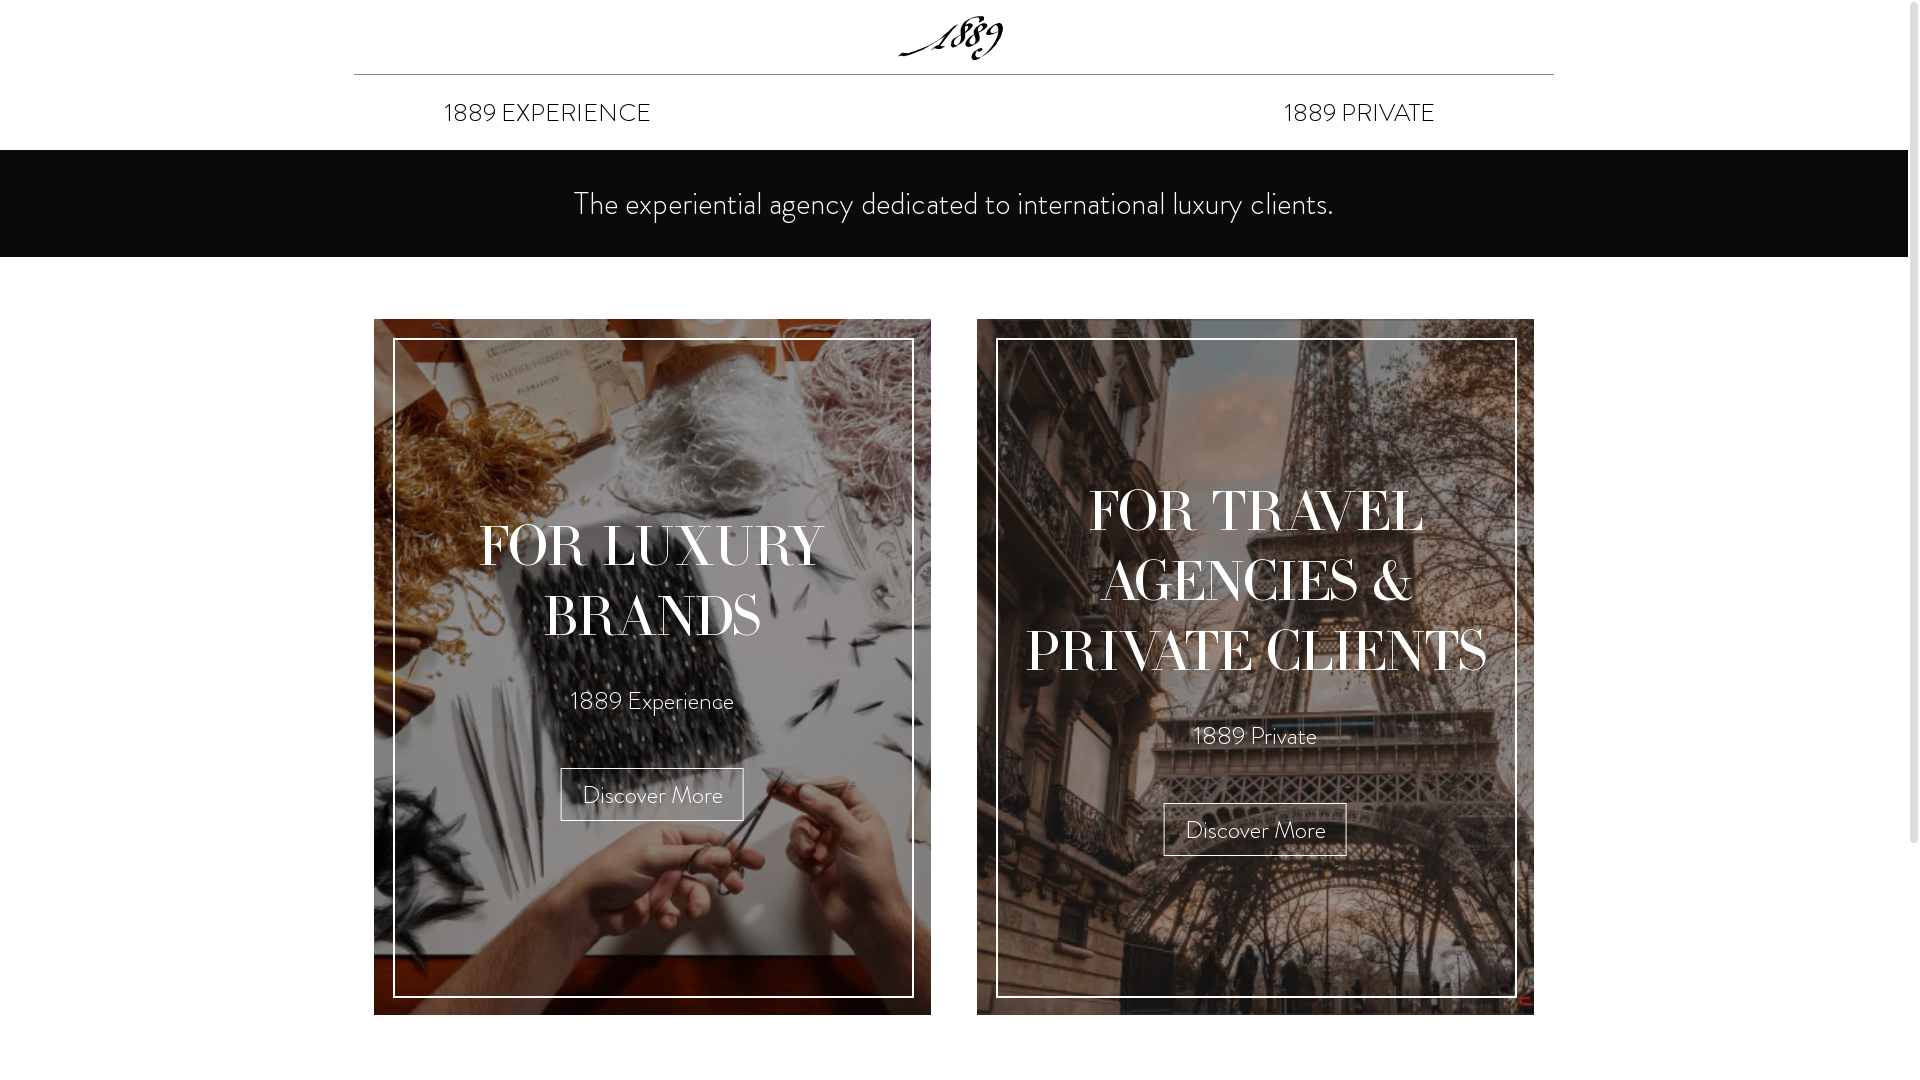 The image size is (1920, 1080). I want to click on 'Discover More', so click(1163, 829).